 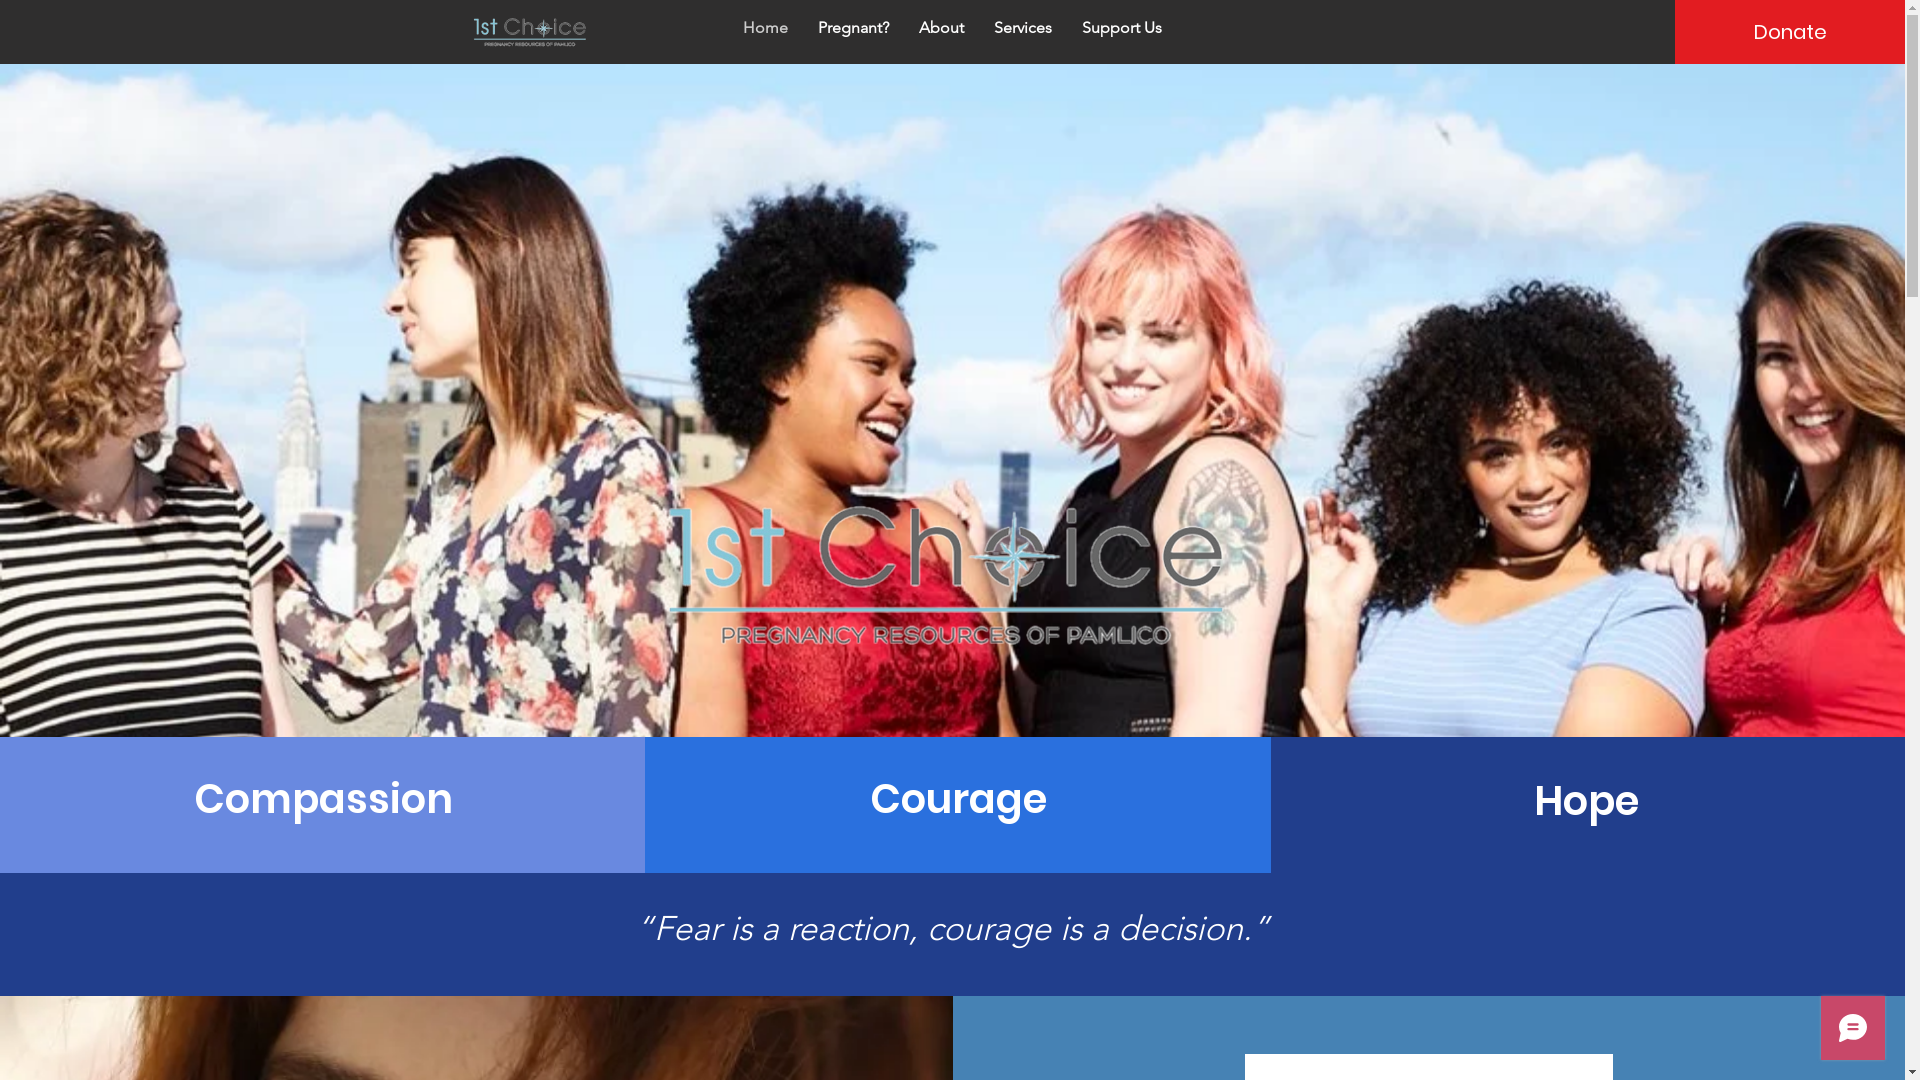 What do you see at coordinates (1122, 27) in the screenshot?
I see `'Support Us'` at bounding box center [1122, 27].